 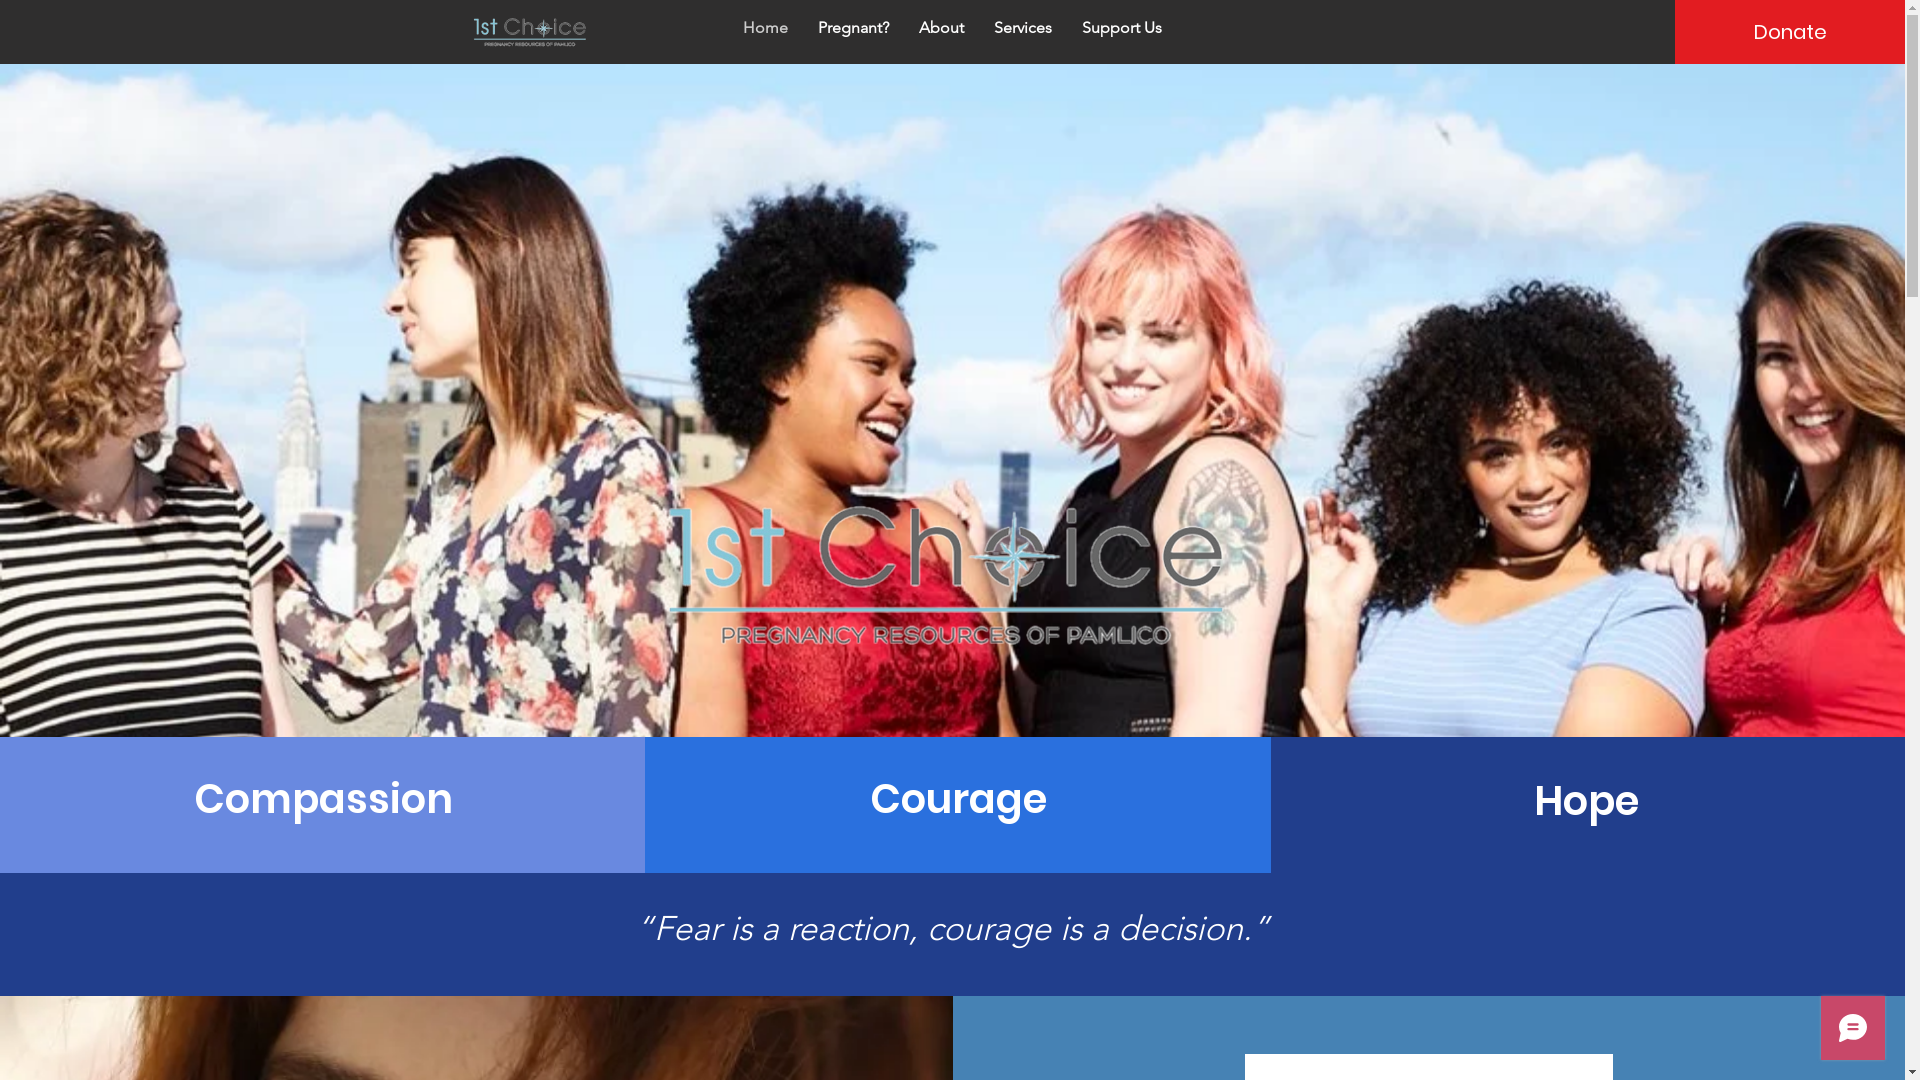 What do you see at coordinates (1122, 27) in the screenshot?
I see `'Support Us'` at bounding box center [1122, 27].